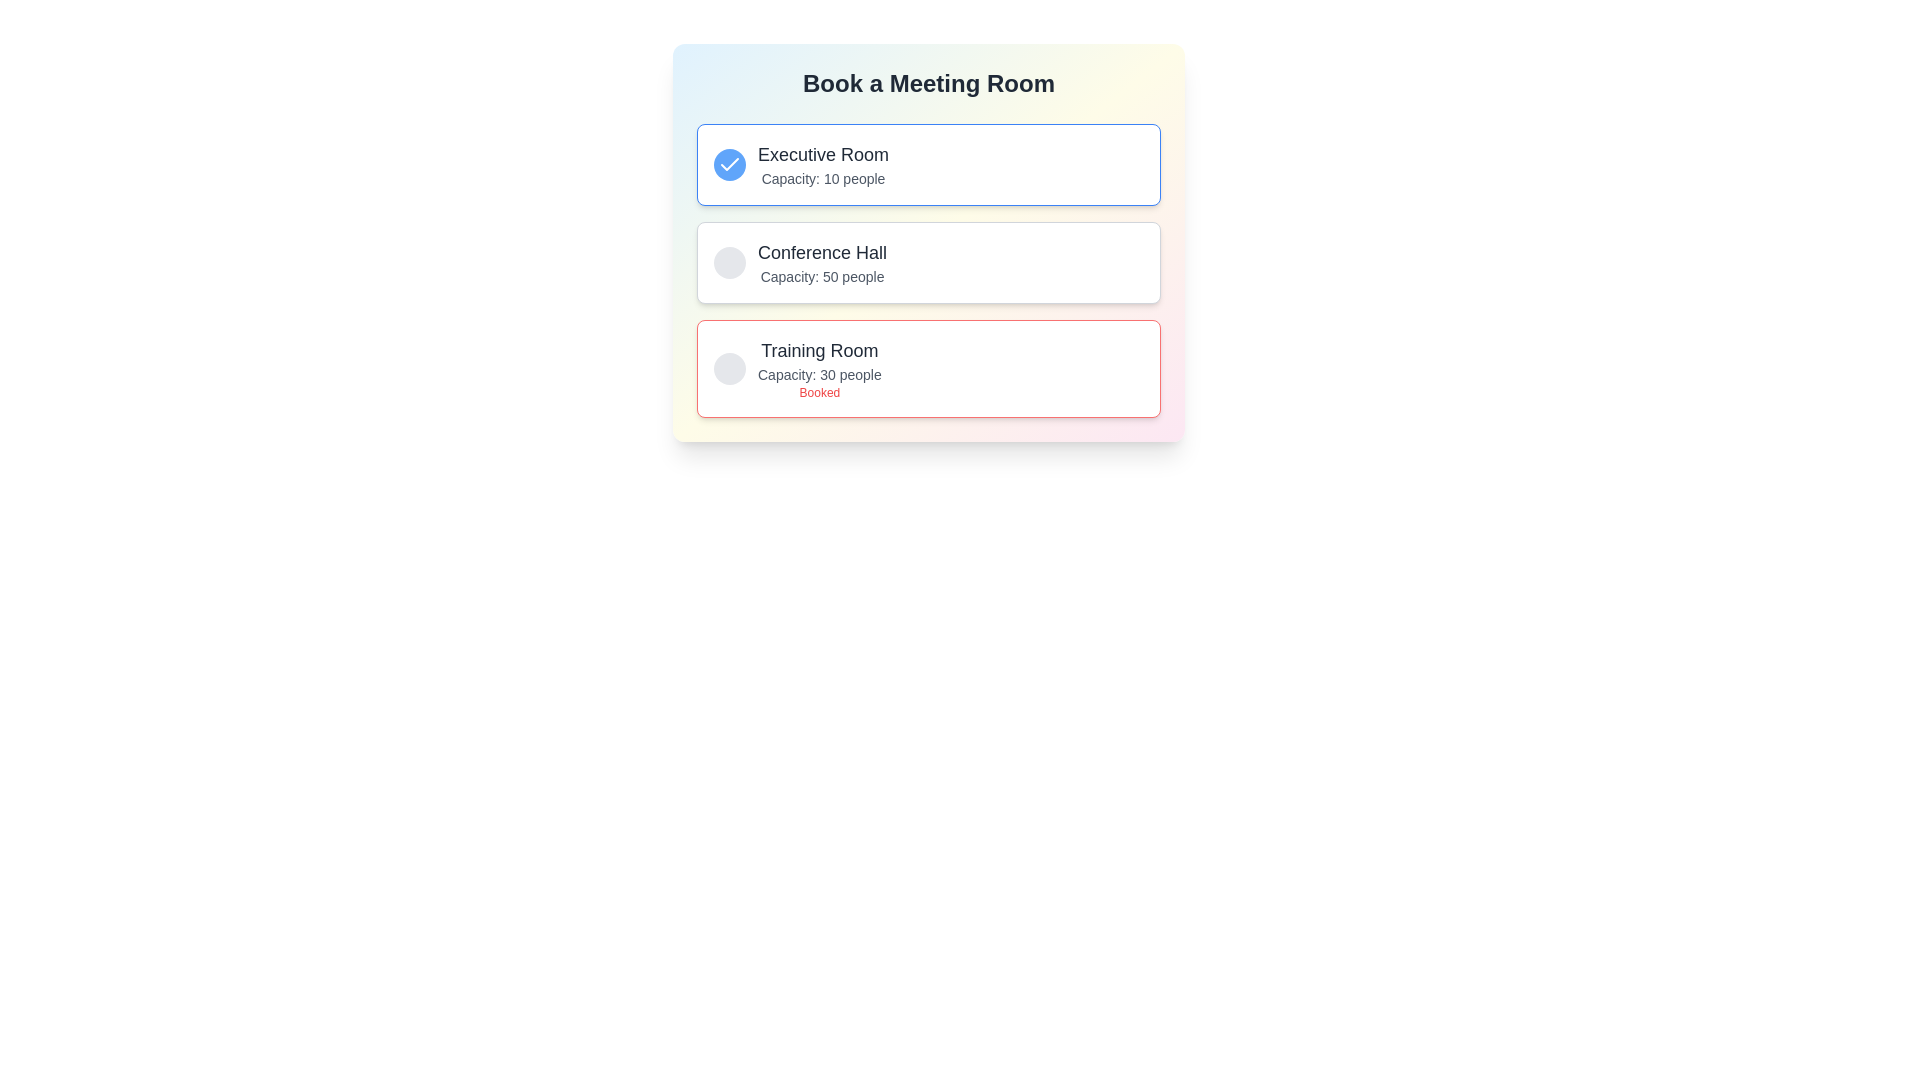 This screenshot has height=1080, width=1920. I want to click on the informational card for the Training Room, which displays its capacity and booking status, located in the right column of the room options list as the third entry, so click(796, 369).